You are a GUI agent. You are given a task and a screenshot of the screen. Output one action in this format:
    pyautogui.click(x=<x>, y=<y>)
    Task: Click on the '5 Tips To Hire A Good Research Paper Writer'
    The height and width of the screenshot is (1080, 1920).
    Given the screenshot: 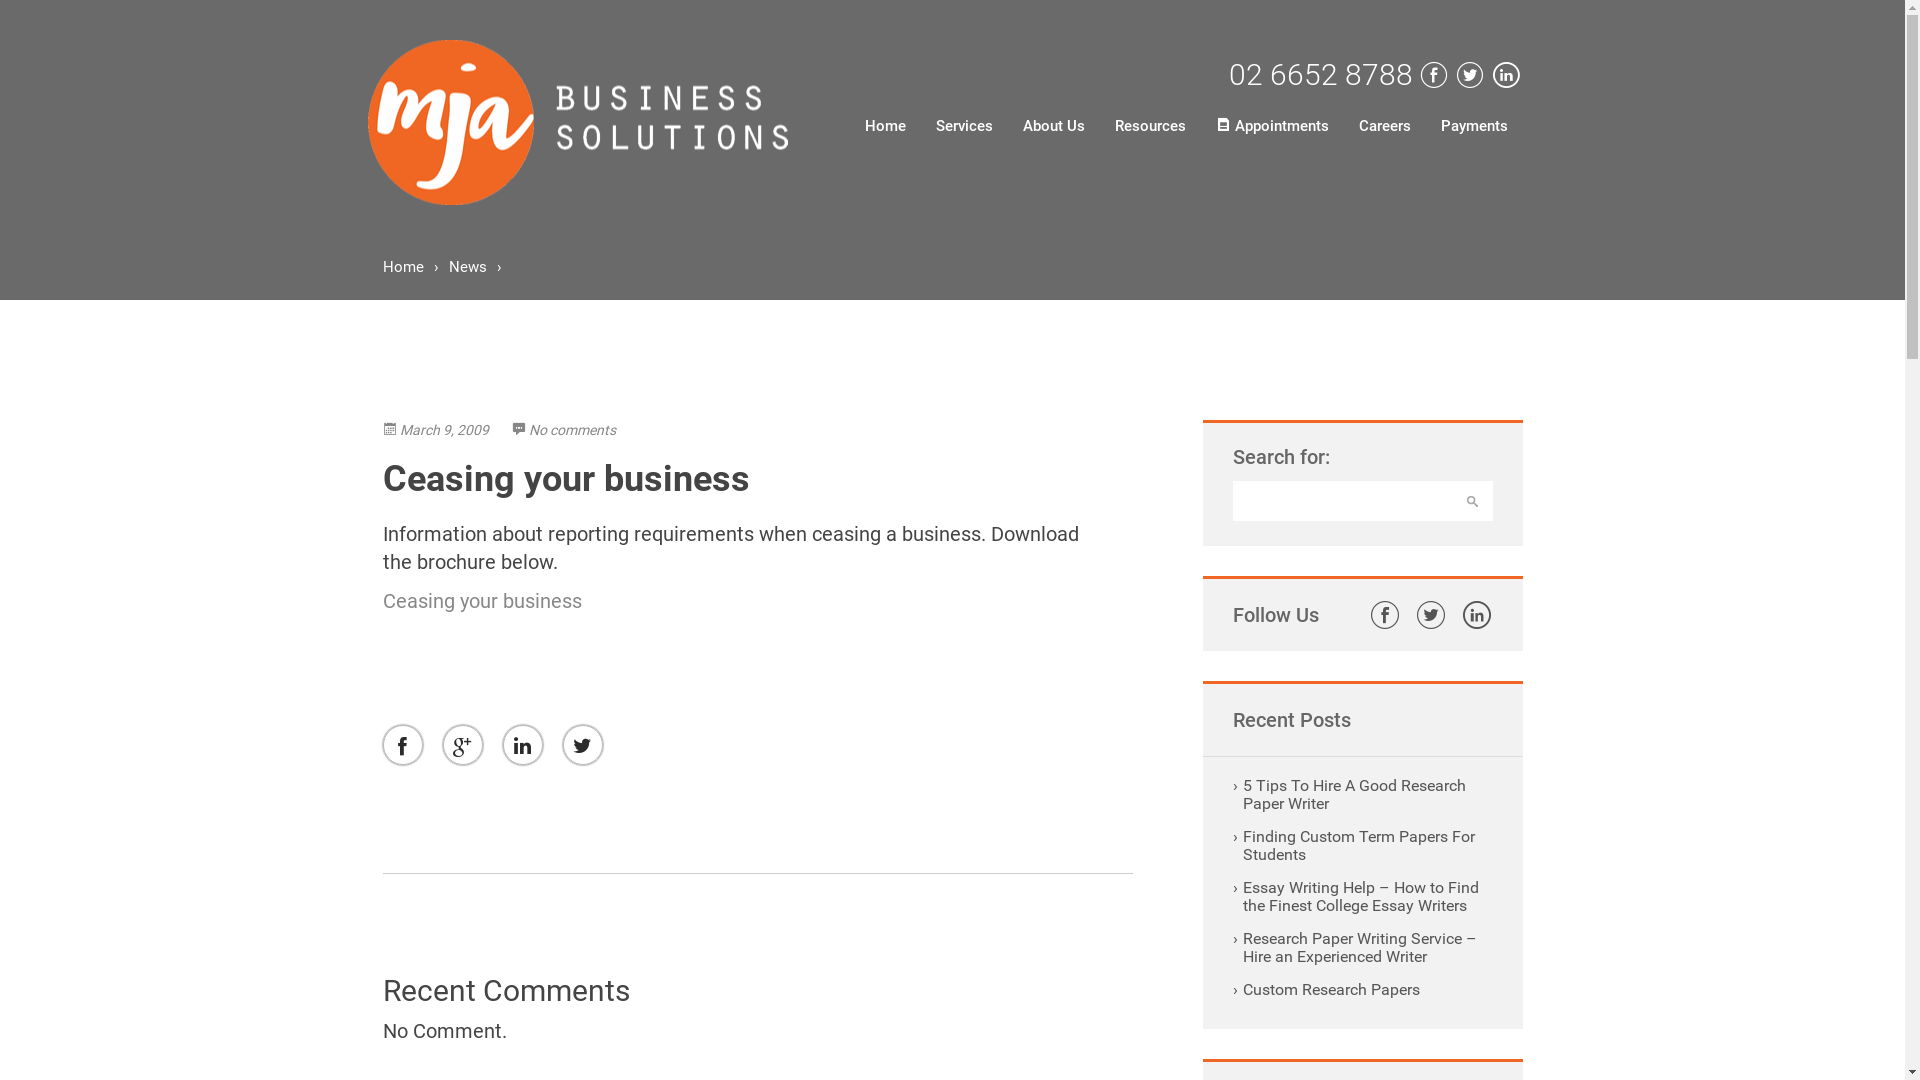 What is the action you would take?
    pyautogui.click(x=1353, y=793)
    